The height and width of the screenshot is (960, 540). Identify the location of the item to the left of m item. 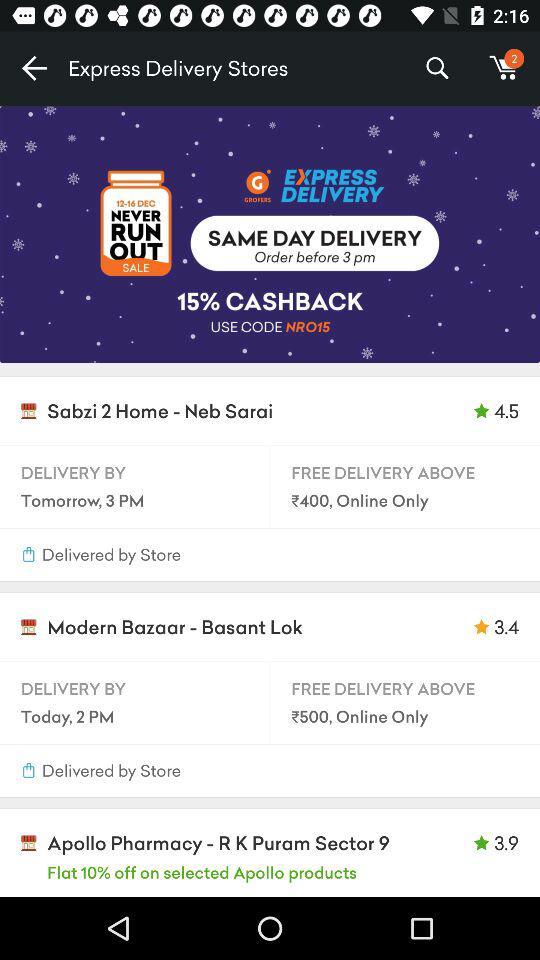
(436, 68).